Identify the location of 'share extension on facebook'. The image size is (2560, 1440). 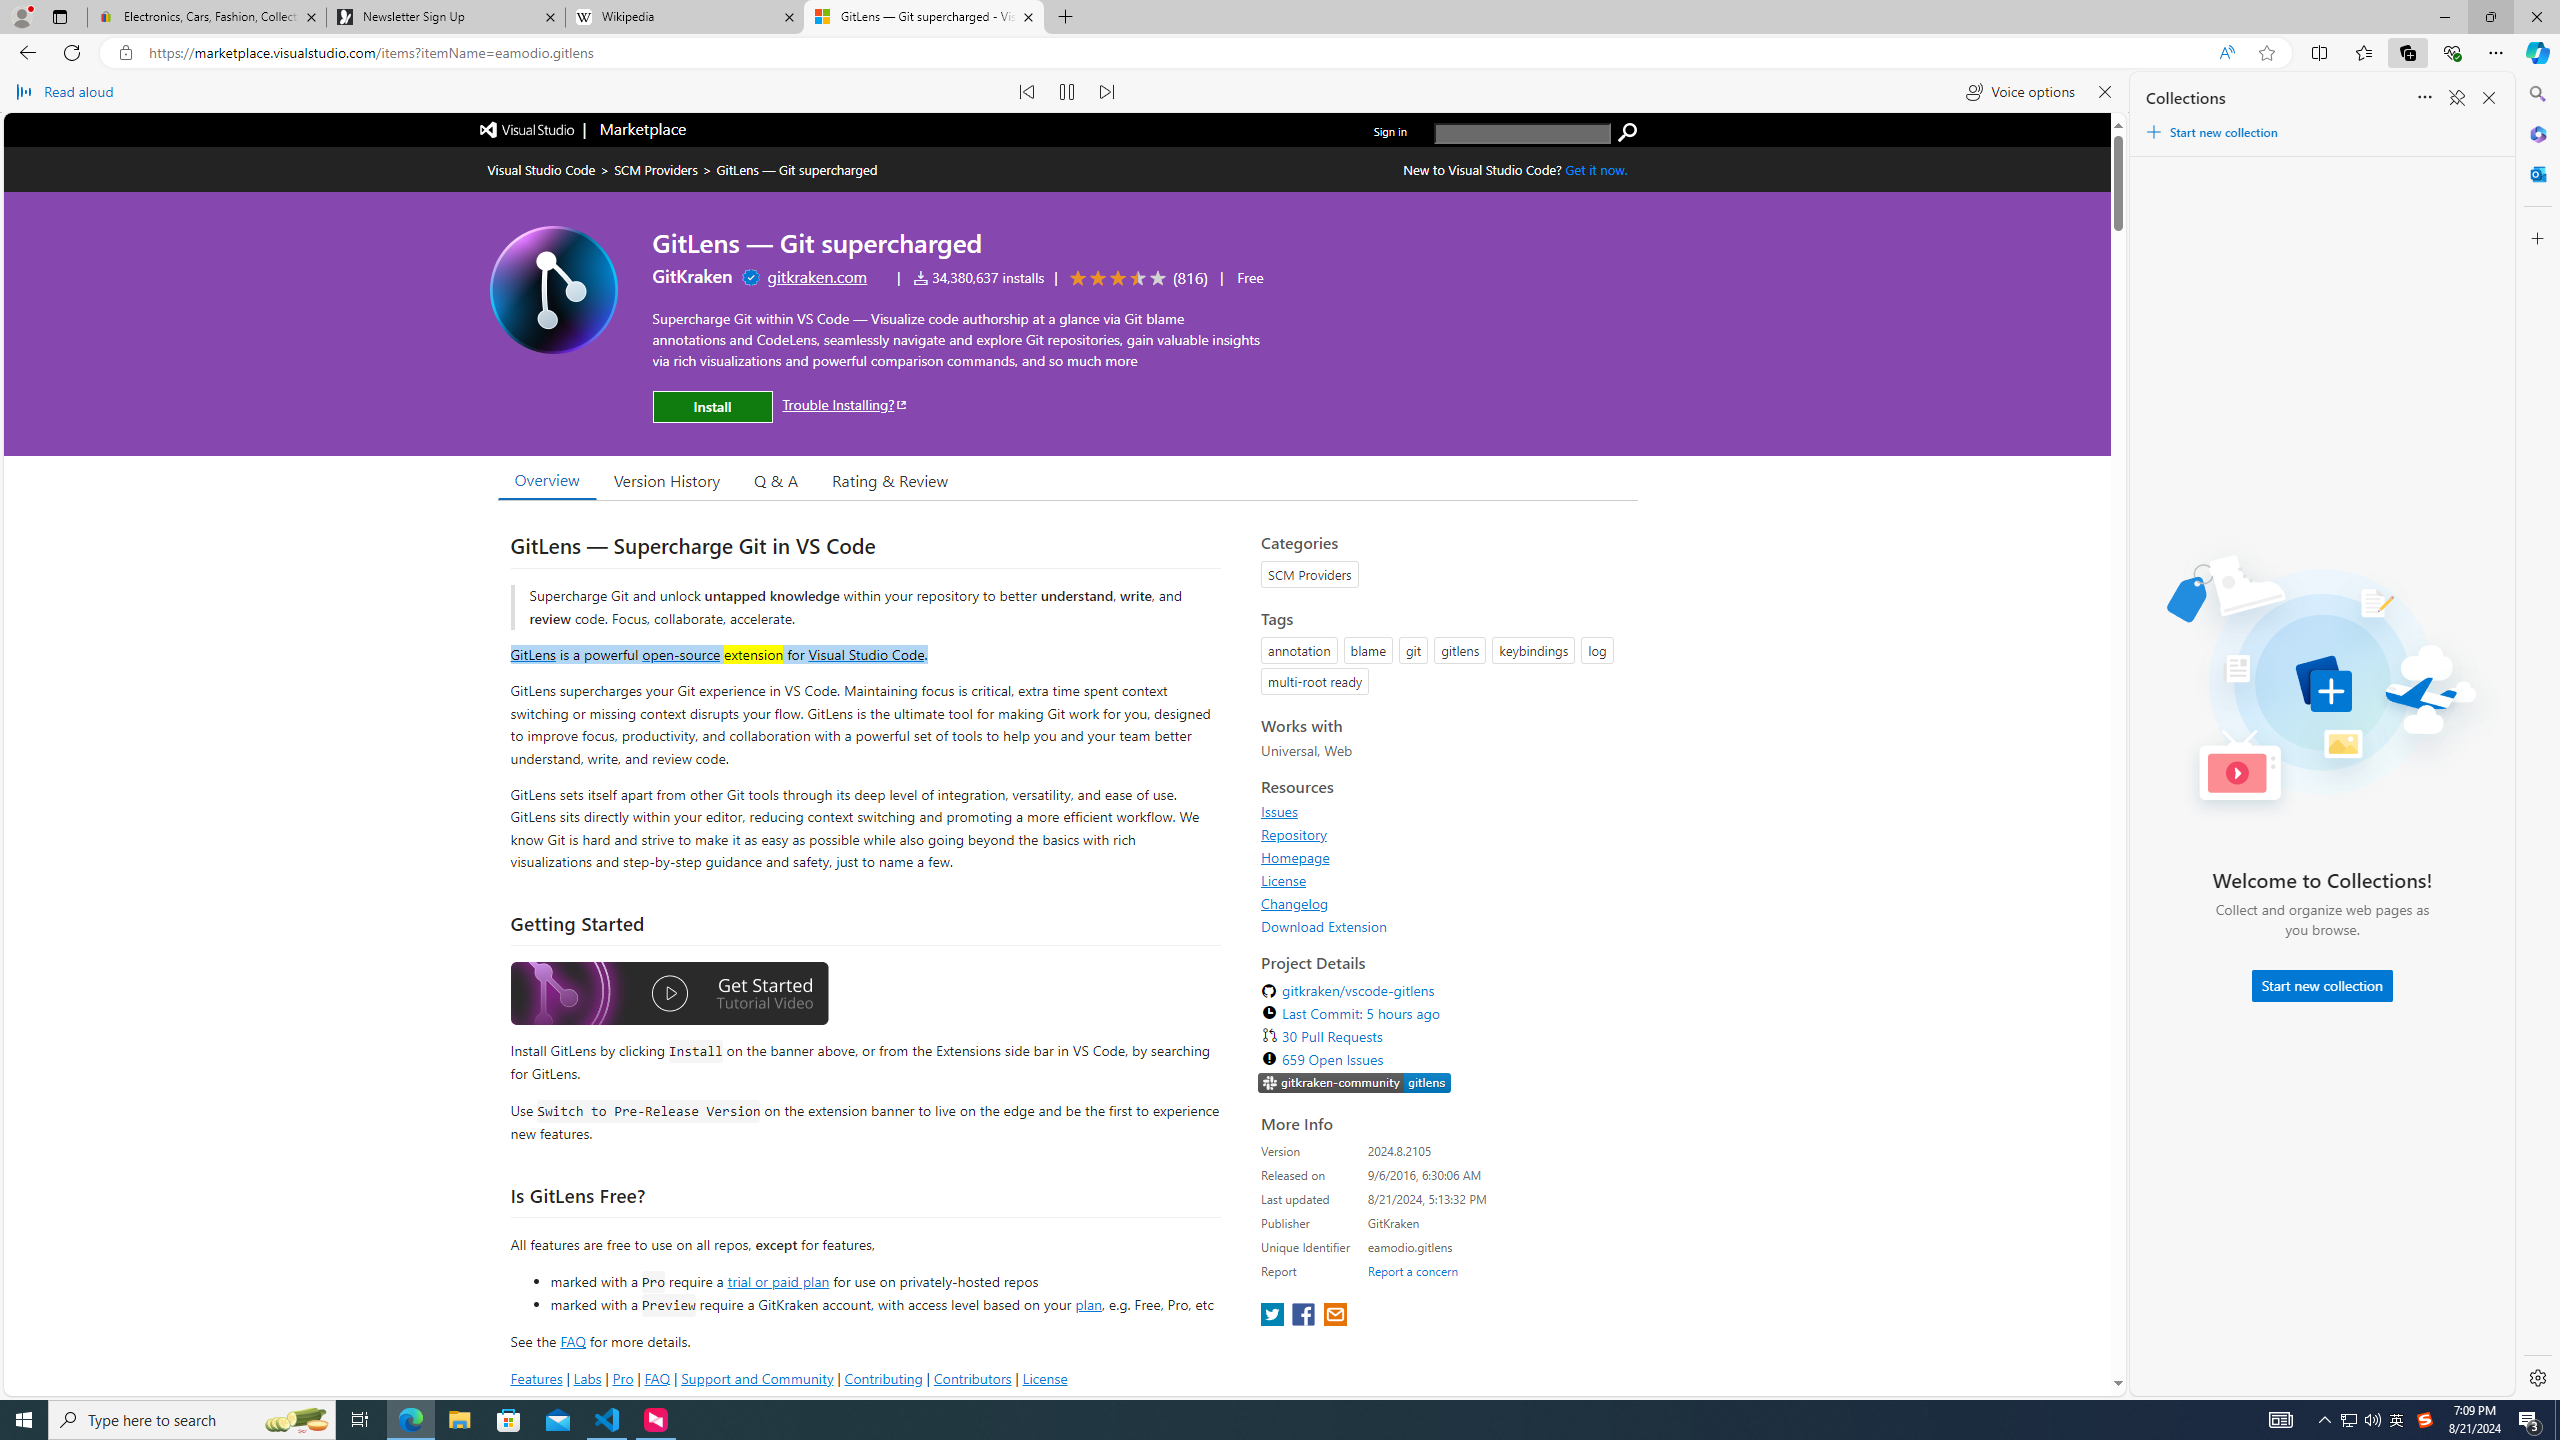
(1304, 1315).